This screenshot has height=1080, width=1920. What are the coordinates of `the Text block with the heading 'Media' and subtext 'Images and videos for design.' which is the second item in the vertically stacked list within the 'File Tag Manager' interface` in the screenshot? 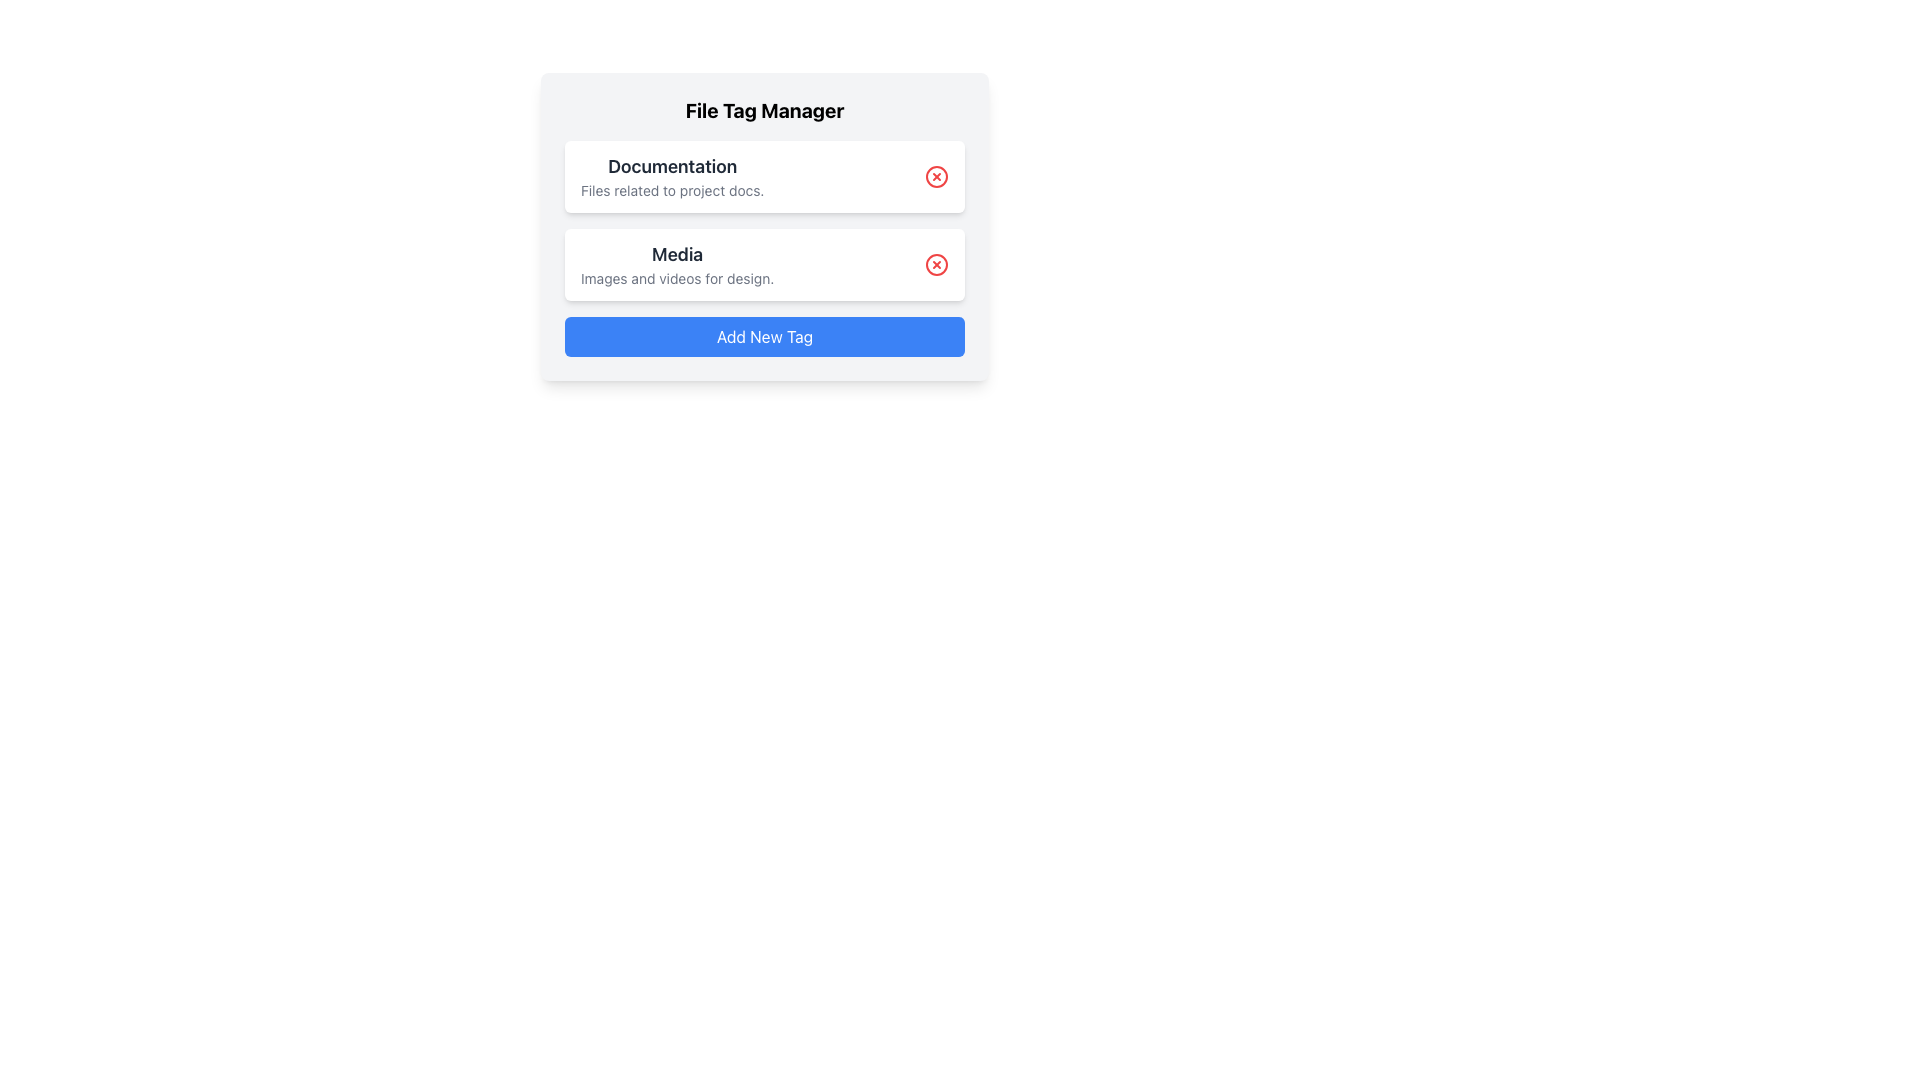 It's located at (677, 264).